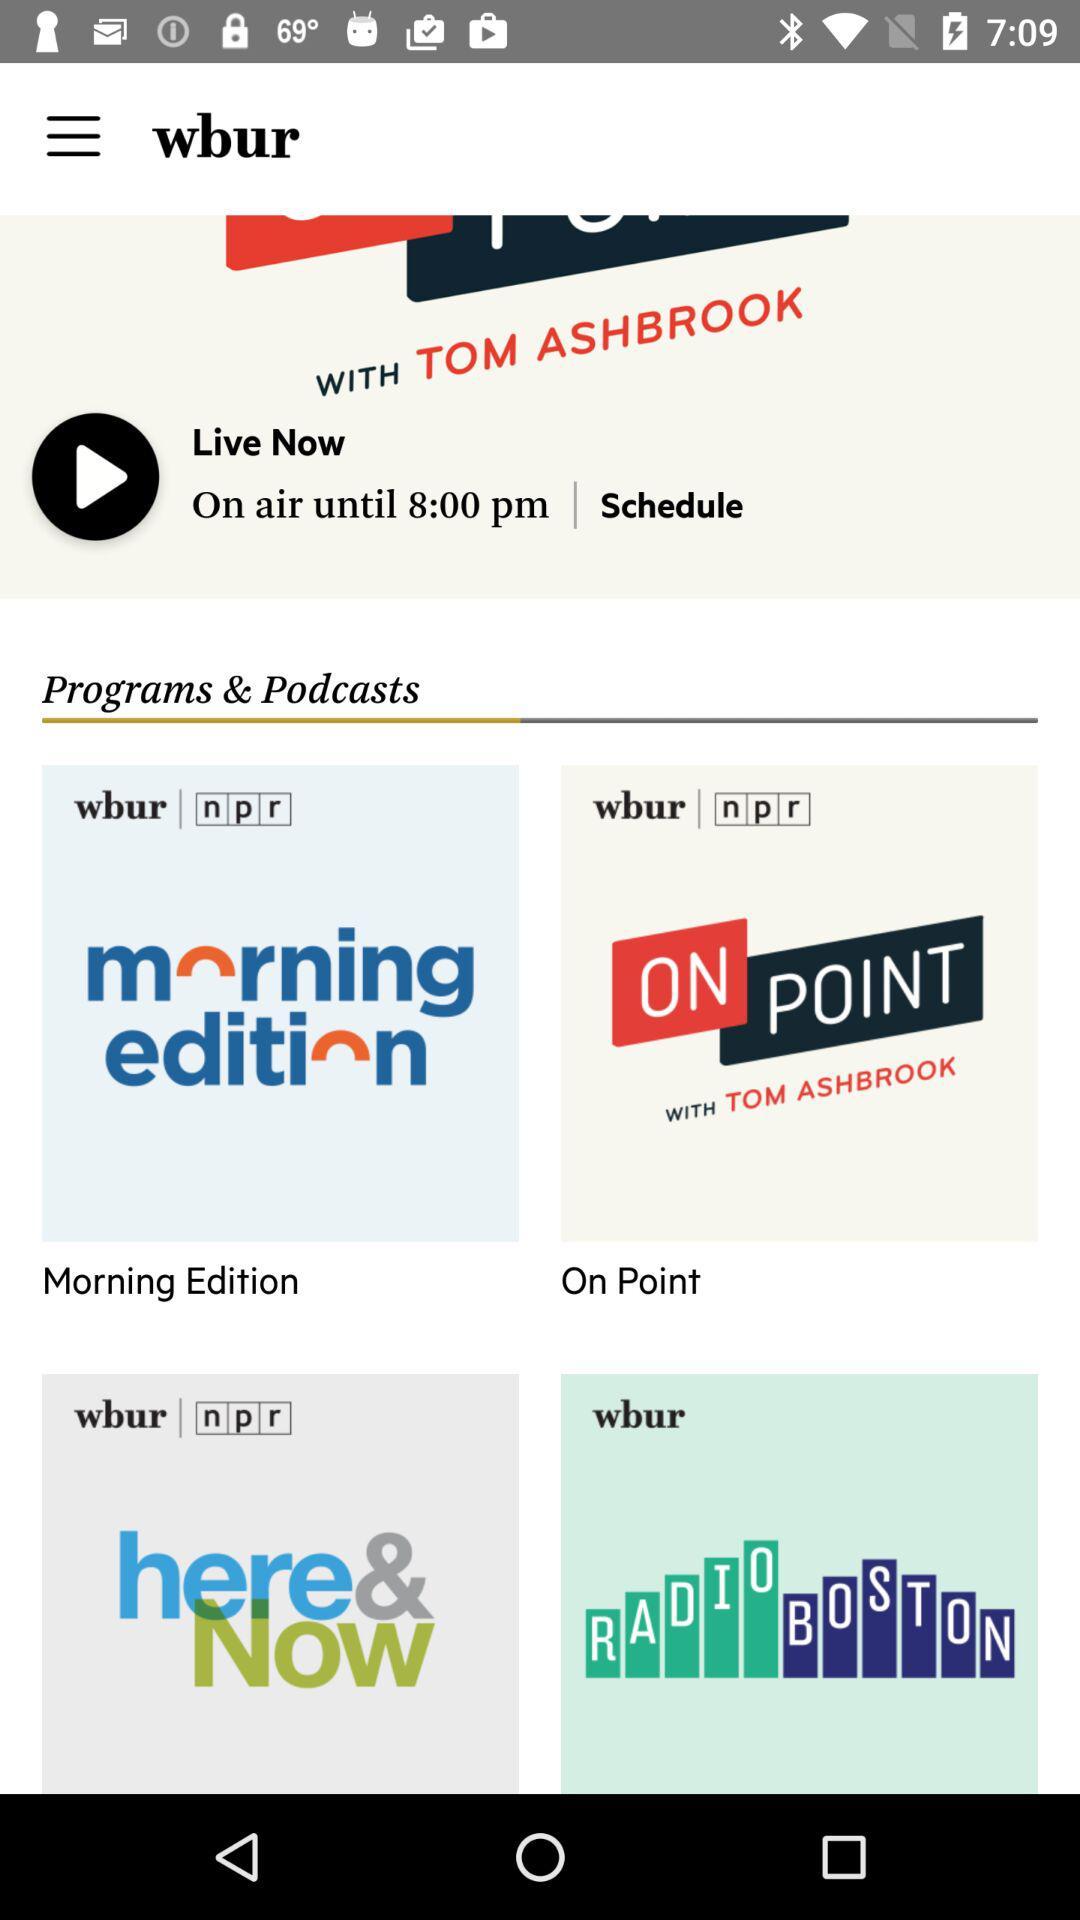 The image size is (1080, 1920). What do you see at coordinates (72, 135) in the screenshot?
I see `display menu` at bounding box center [72, 135].